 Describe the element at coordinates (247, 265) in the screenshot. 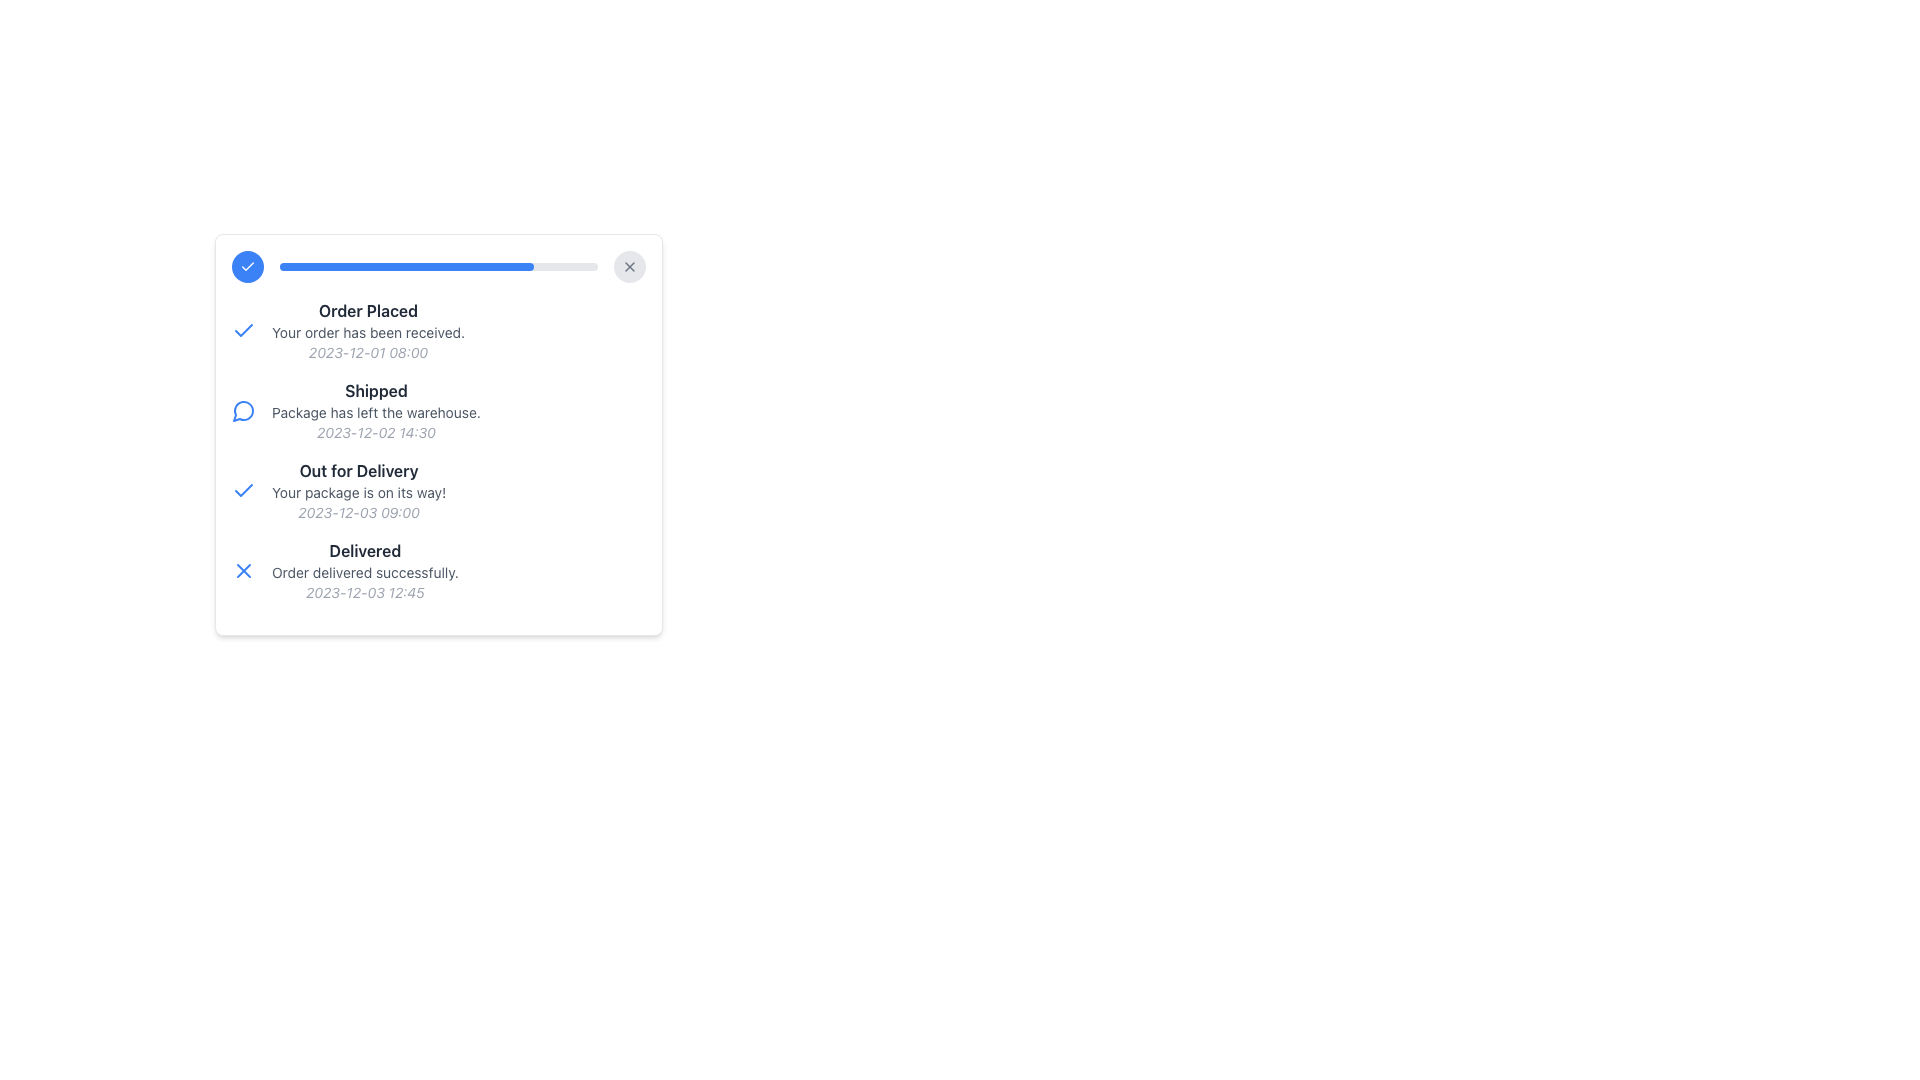

I see `the checkmark icon inside the small circular button with a light blue background located at the top left of the delivery progress card` at that location.